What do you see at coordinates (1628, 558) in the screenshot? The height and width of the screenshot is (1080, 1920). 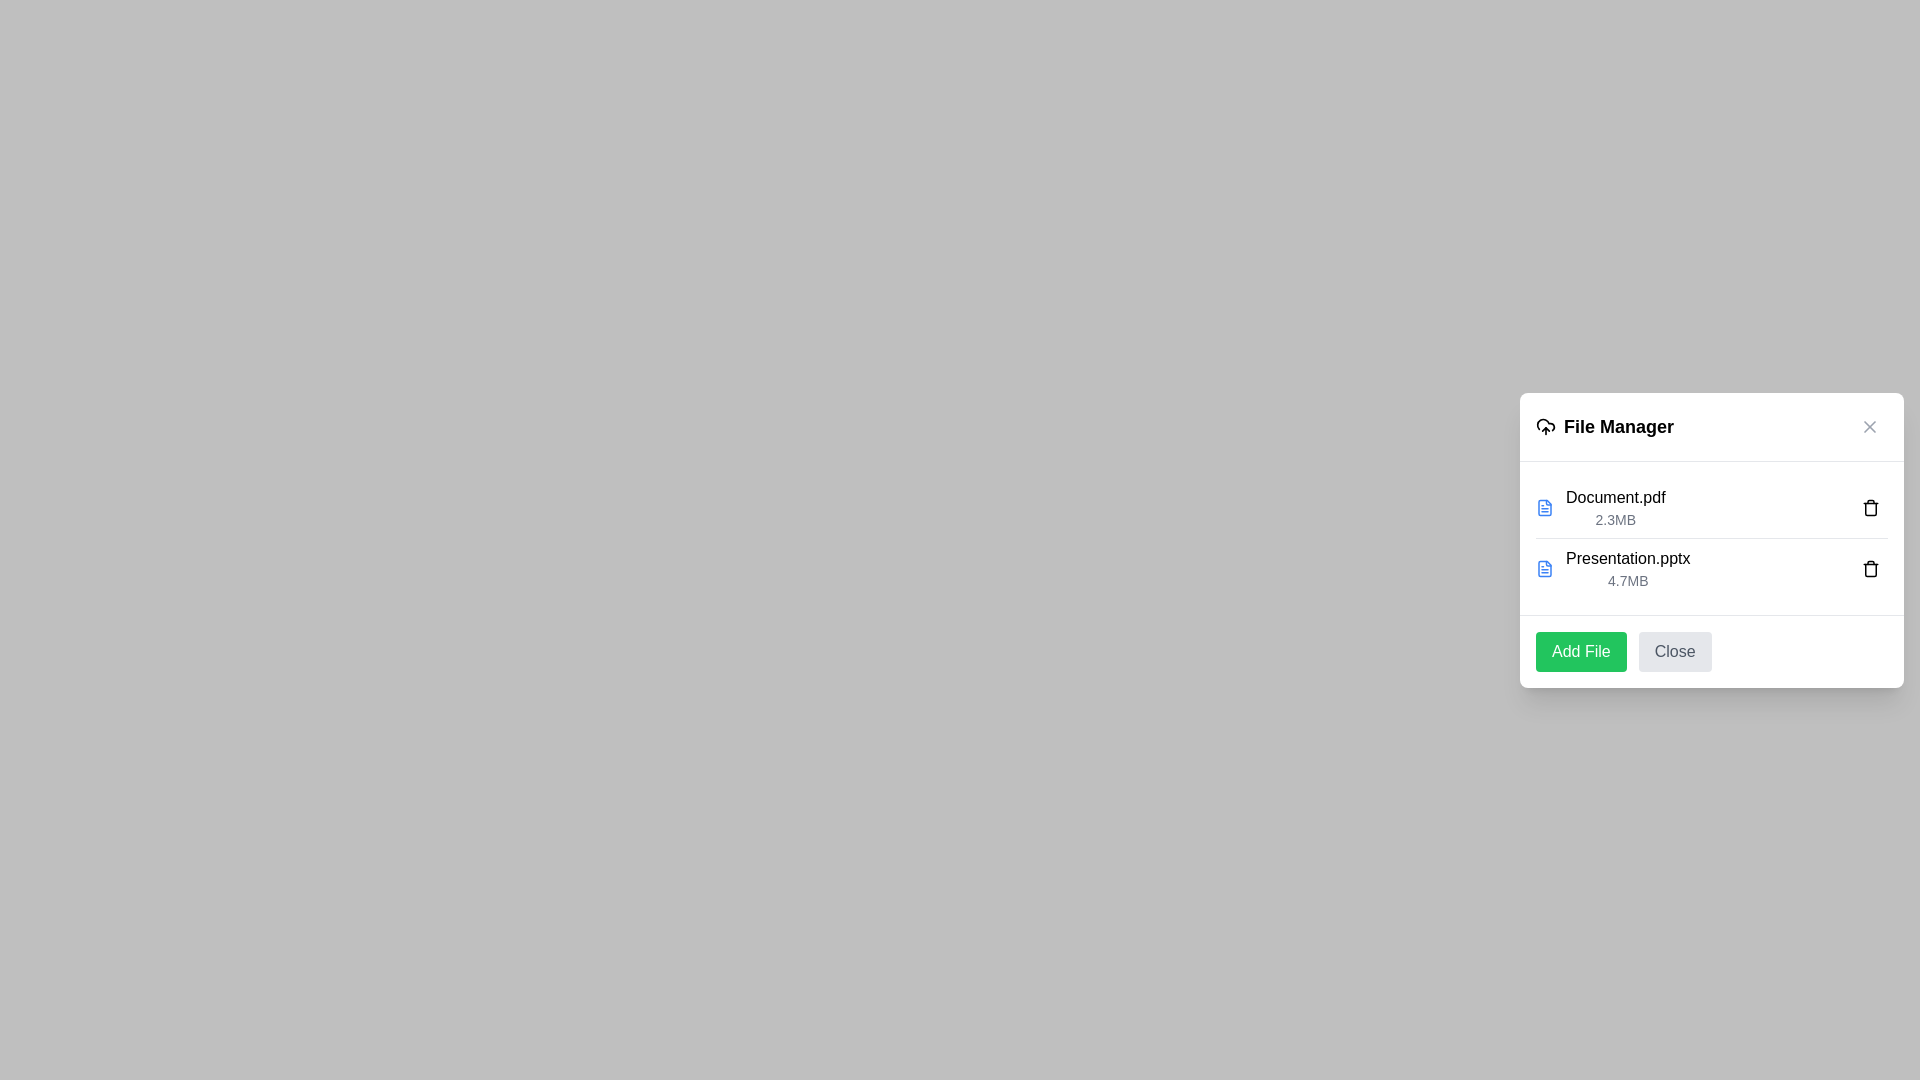 I see `the text label displaying 'Presentation.pptx', styled with medium font weight, located in the 'File Manager' modal` at bounding box center [1628, 558].